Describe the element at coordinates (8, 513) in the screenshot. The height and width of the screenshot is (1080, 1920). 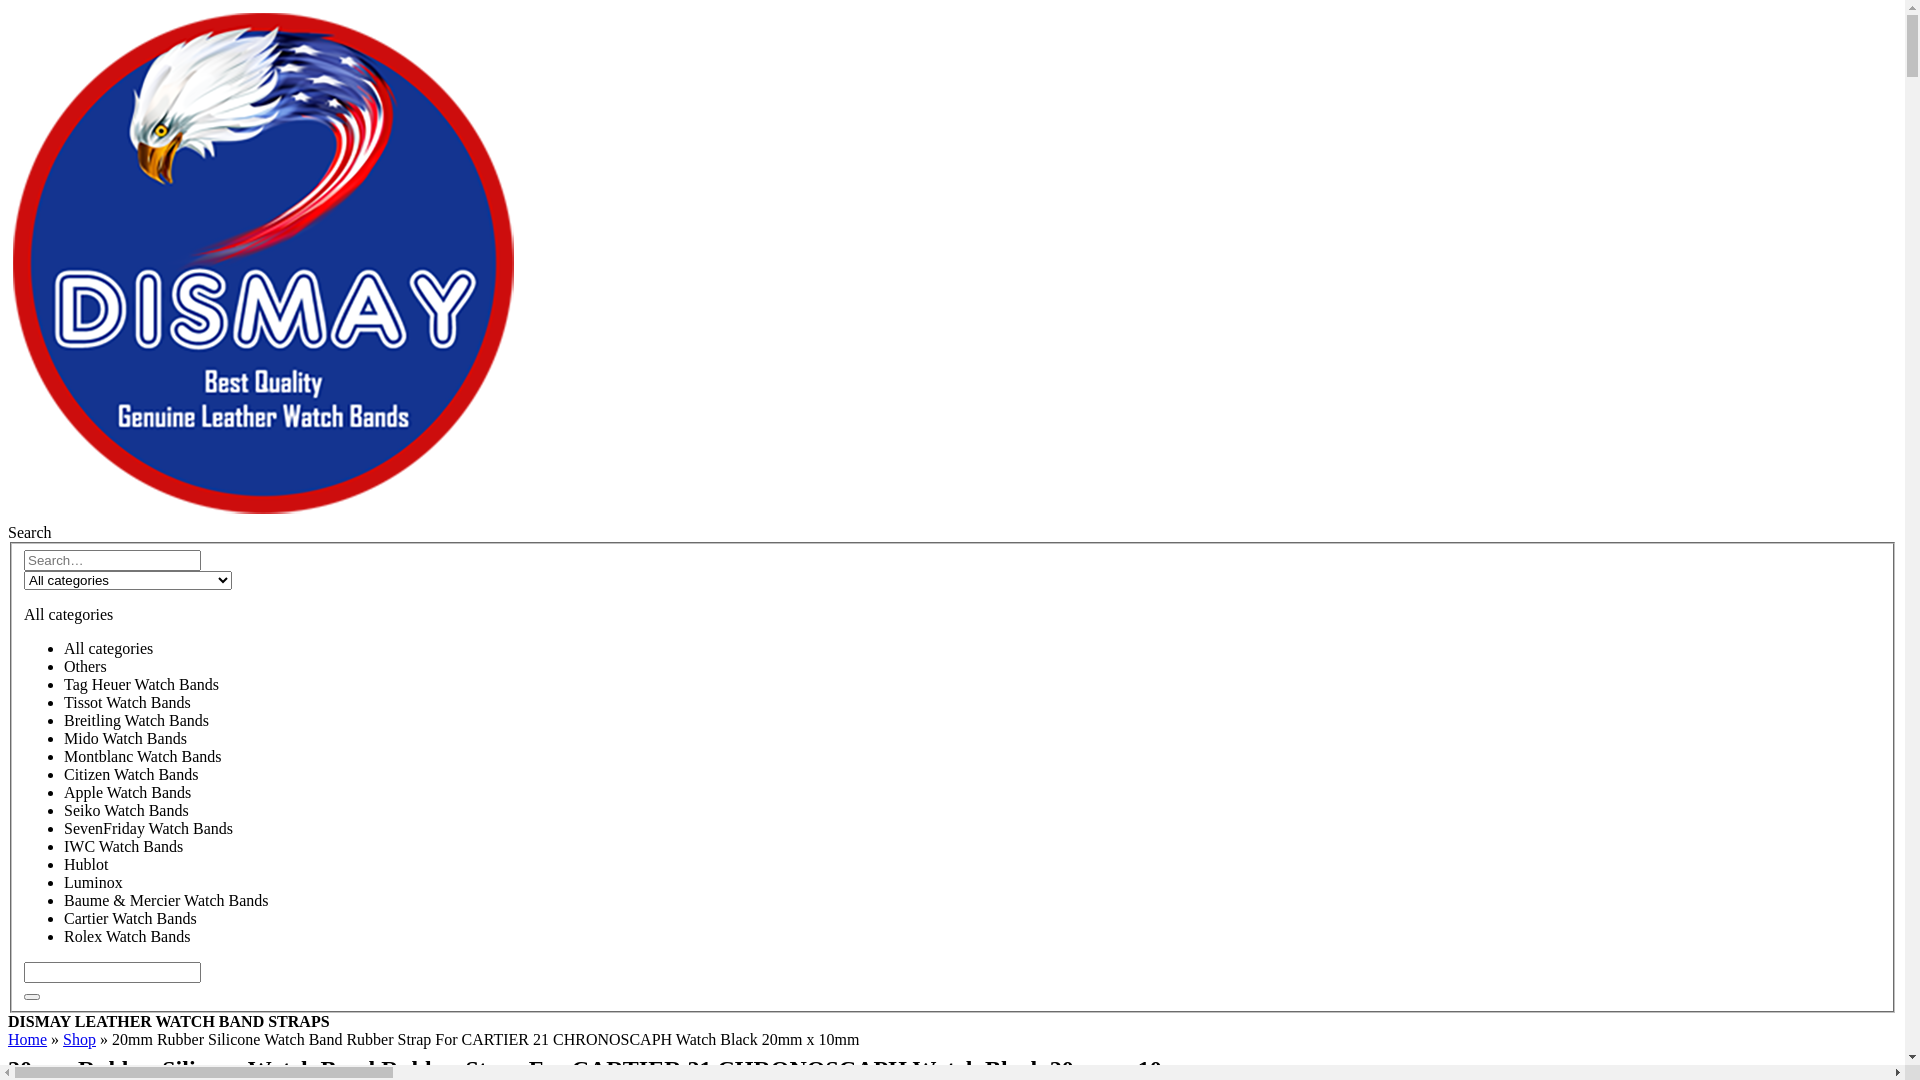
I see `'Watch Bands - Dismay Replacement Leather Watch Bands'` at that location.